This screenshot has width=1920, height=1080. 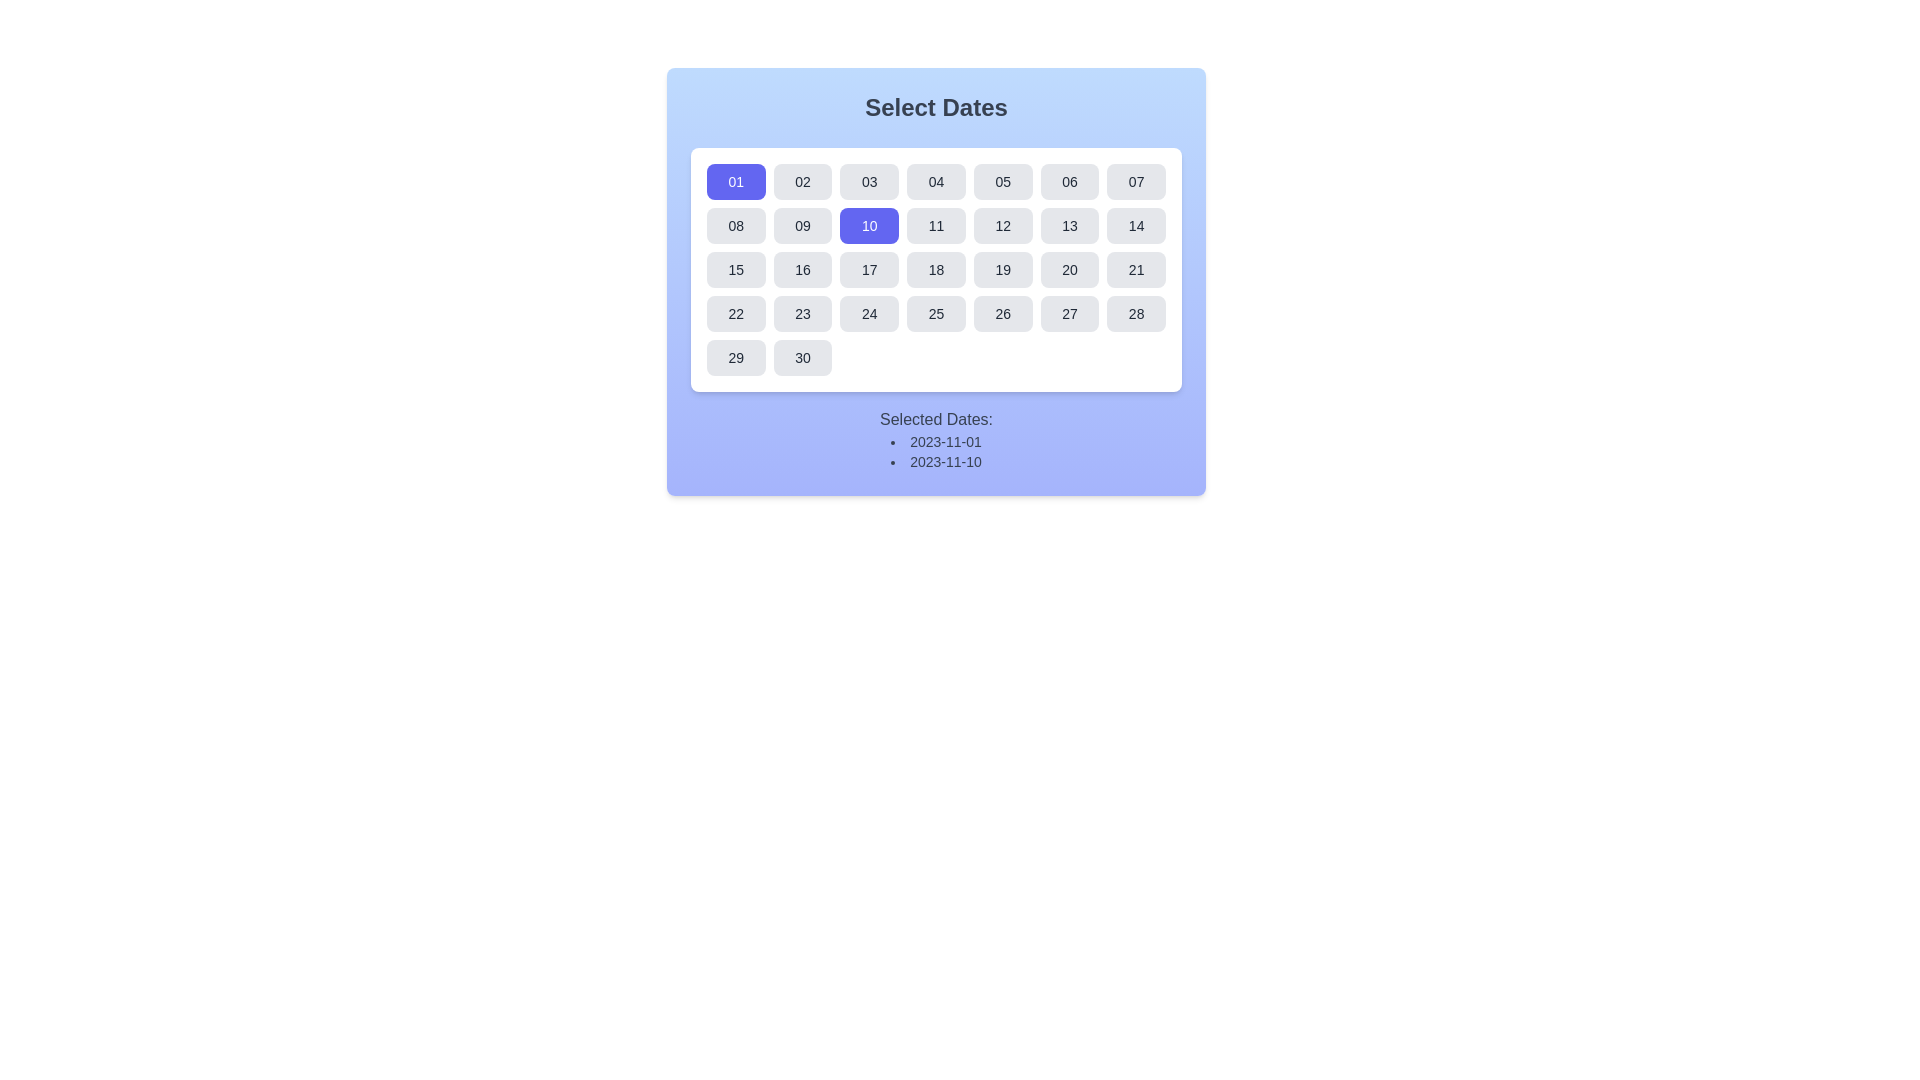 I want to click on the rounded rectangular button displaying '24' in the calendar grid, so click(x=869, y=313).